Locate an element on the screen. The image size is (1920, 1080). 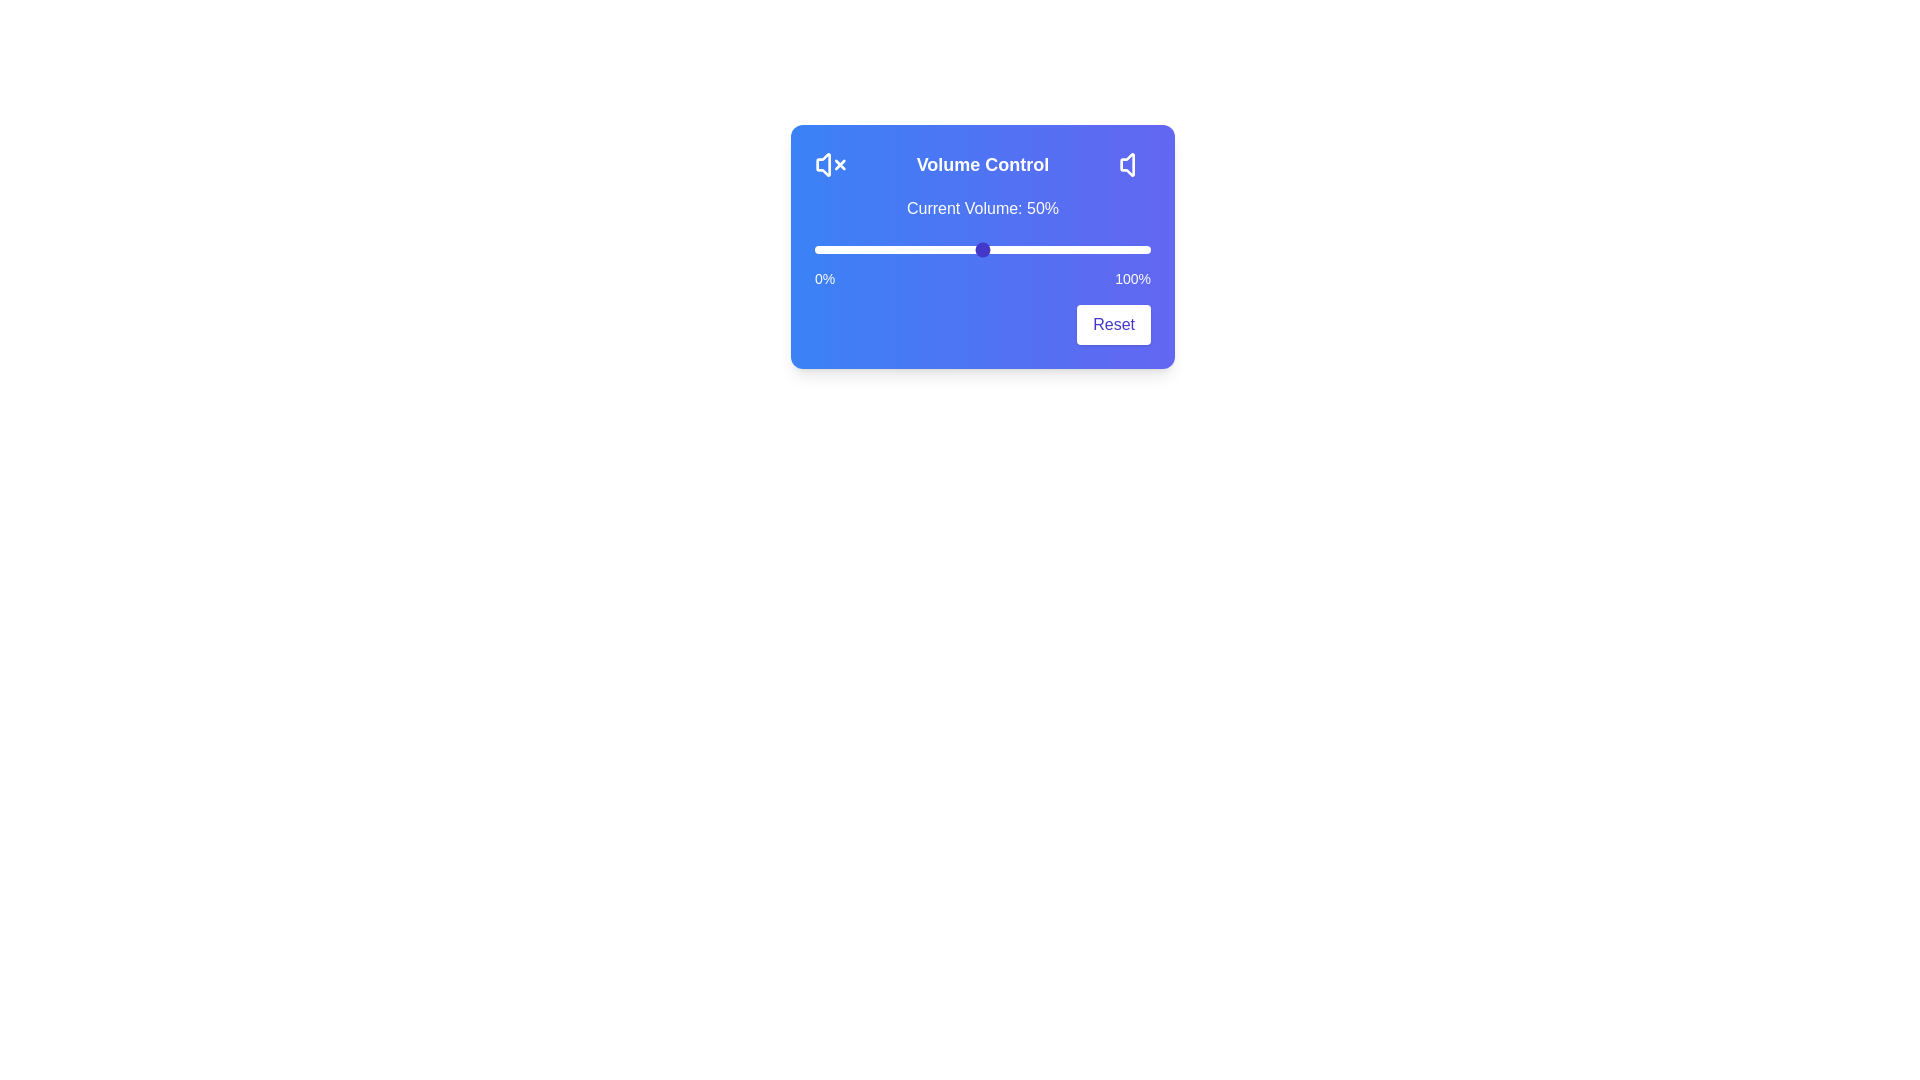
the volume slider to 95% is located at coordinates (1134, 249).